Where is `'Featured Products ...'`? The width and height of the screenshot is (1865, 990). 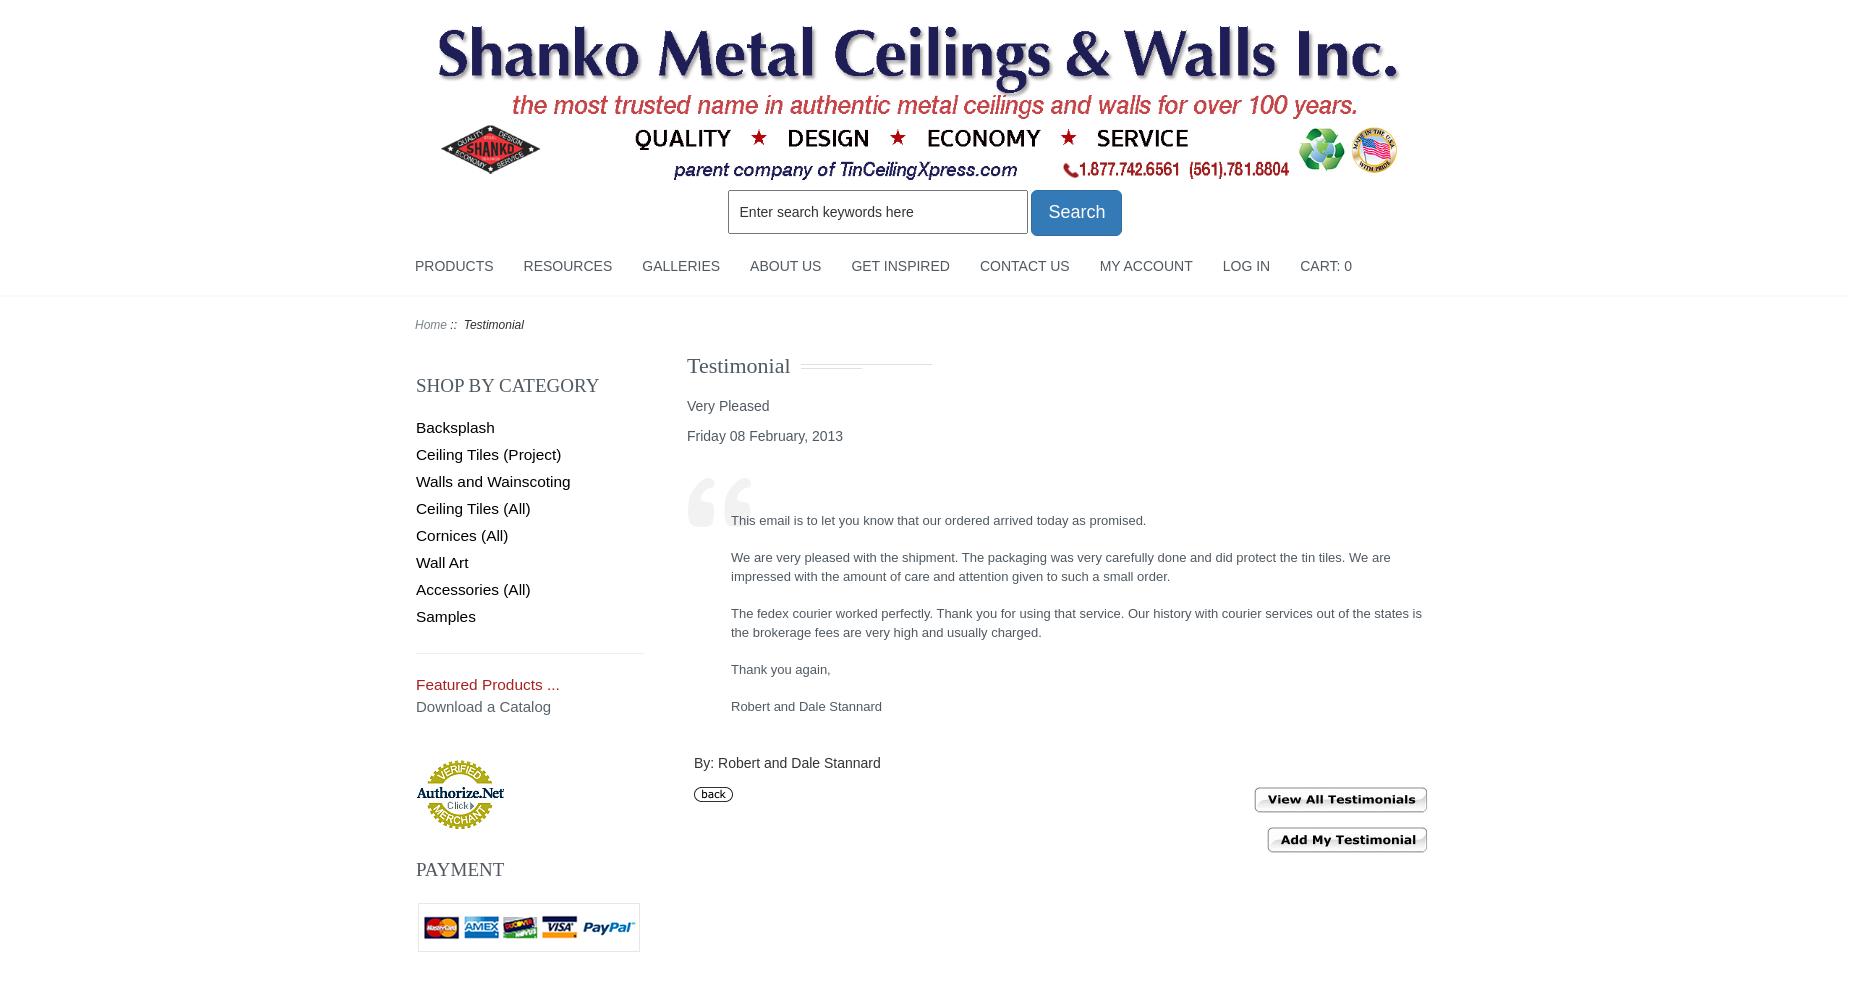
'Featured Products ...' is located at coordinates (486, 683).